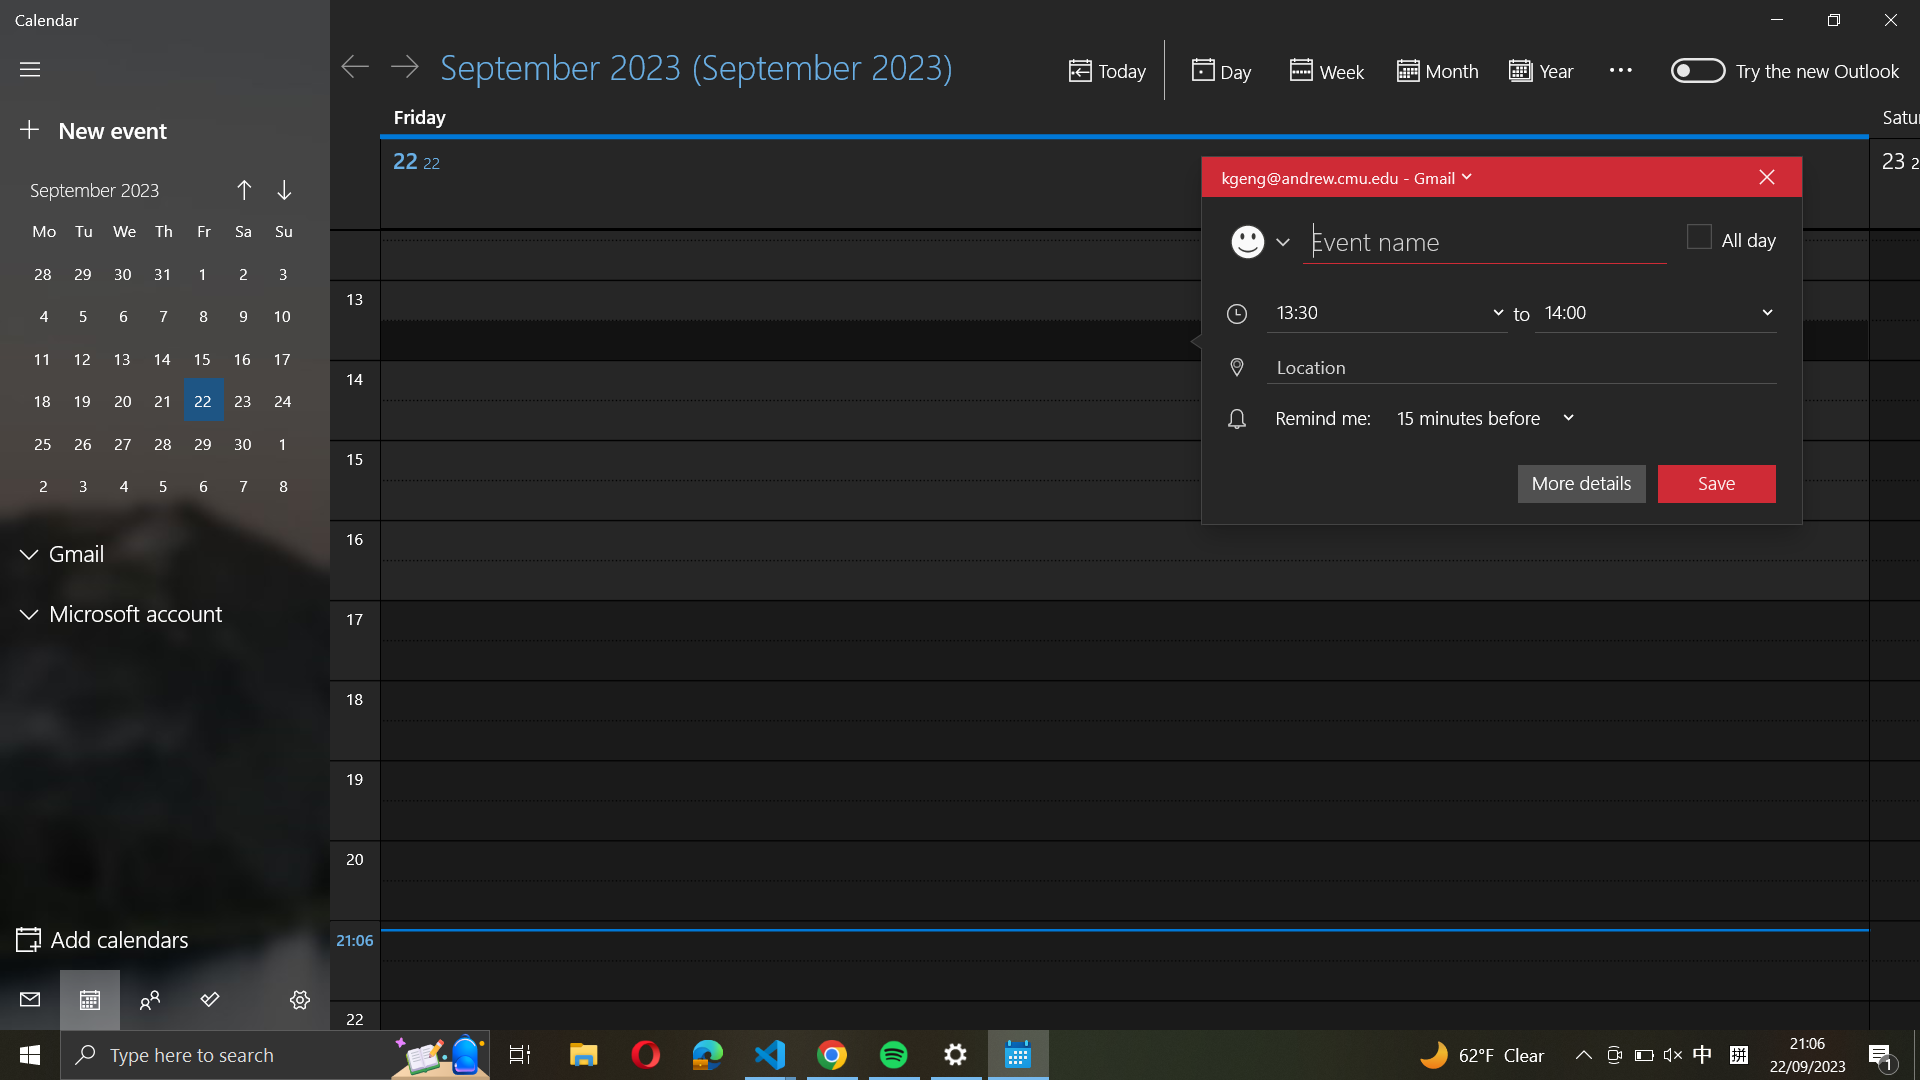 Image resolution: width=1920 pixels, height=1080 pixels. Describe the element at coordinates (1220, 69) in the screenshot. I see `View the daily calendar` at that location.